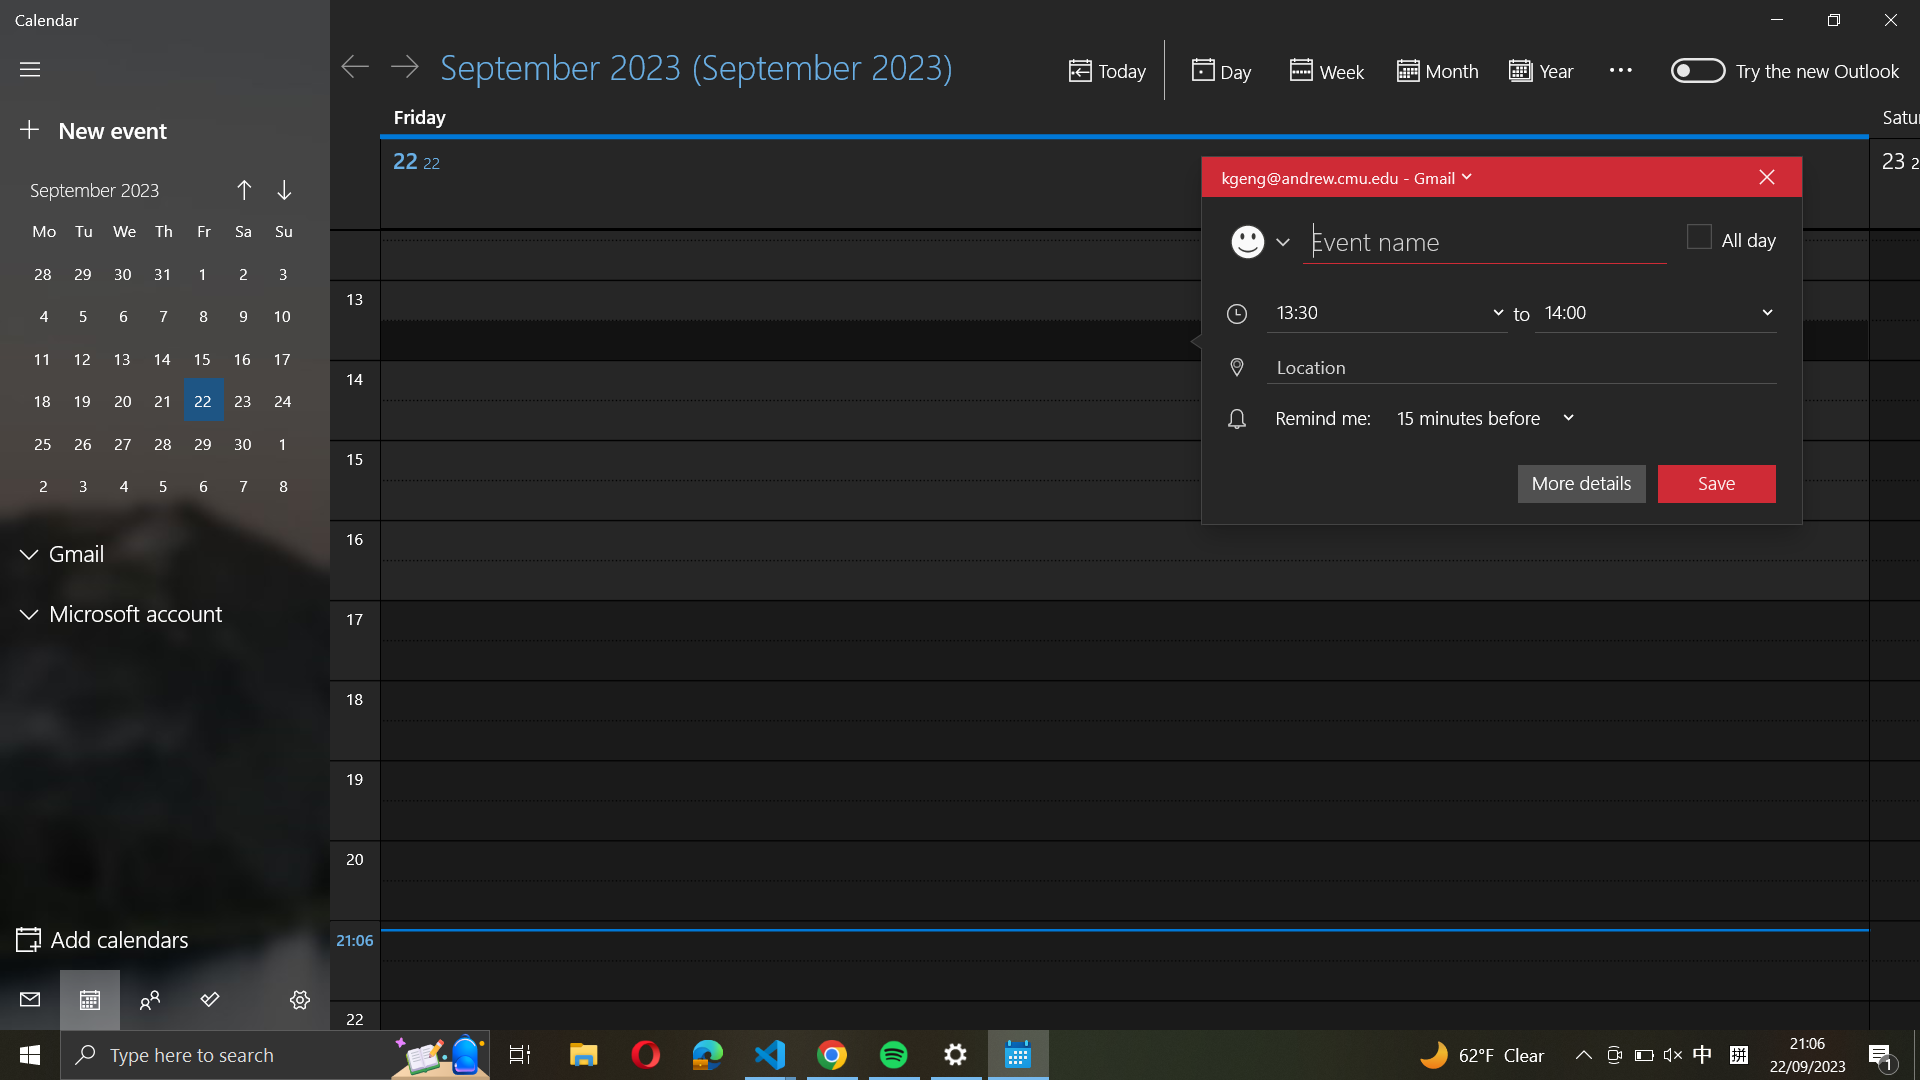 Image resolution: width=1920 pixels, height=1080 pixels. Describe the element at coordinates (1220, 69) in the screenshot. I see `View the daily calendar` at that location.